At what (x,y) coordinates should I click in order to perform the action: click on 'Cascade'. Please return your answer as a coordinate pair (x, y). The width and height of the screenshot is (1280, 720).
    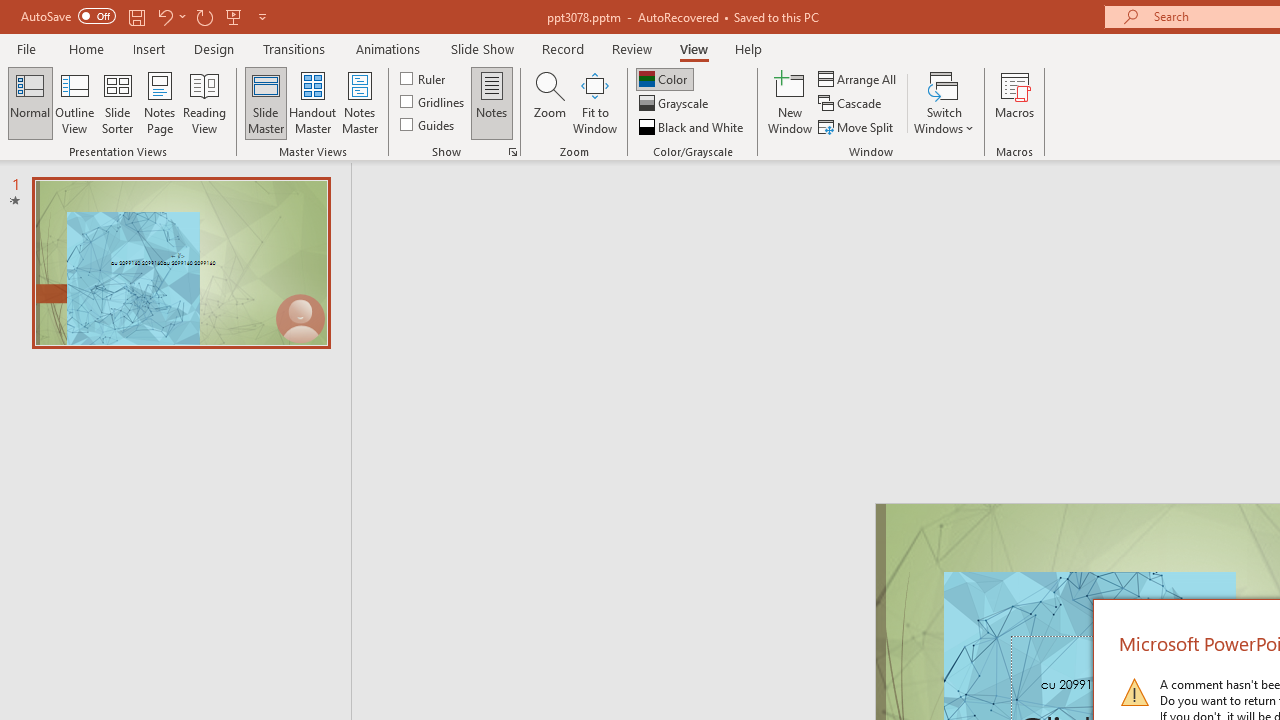
    Looking at the image, I should click on (851, 103).